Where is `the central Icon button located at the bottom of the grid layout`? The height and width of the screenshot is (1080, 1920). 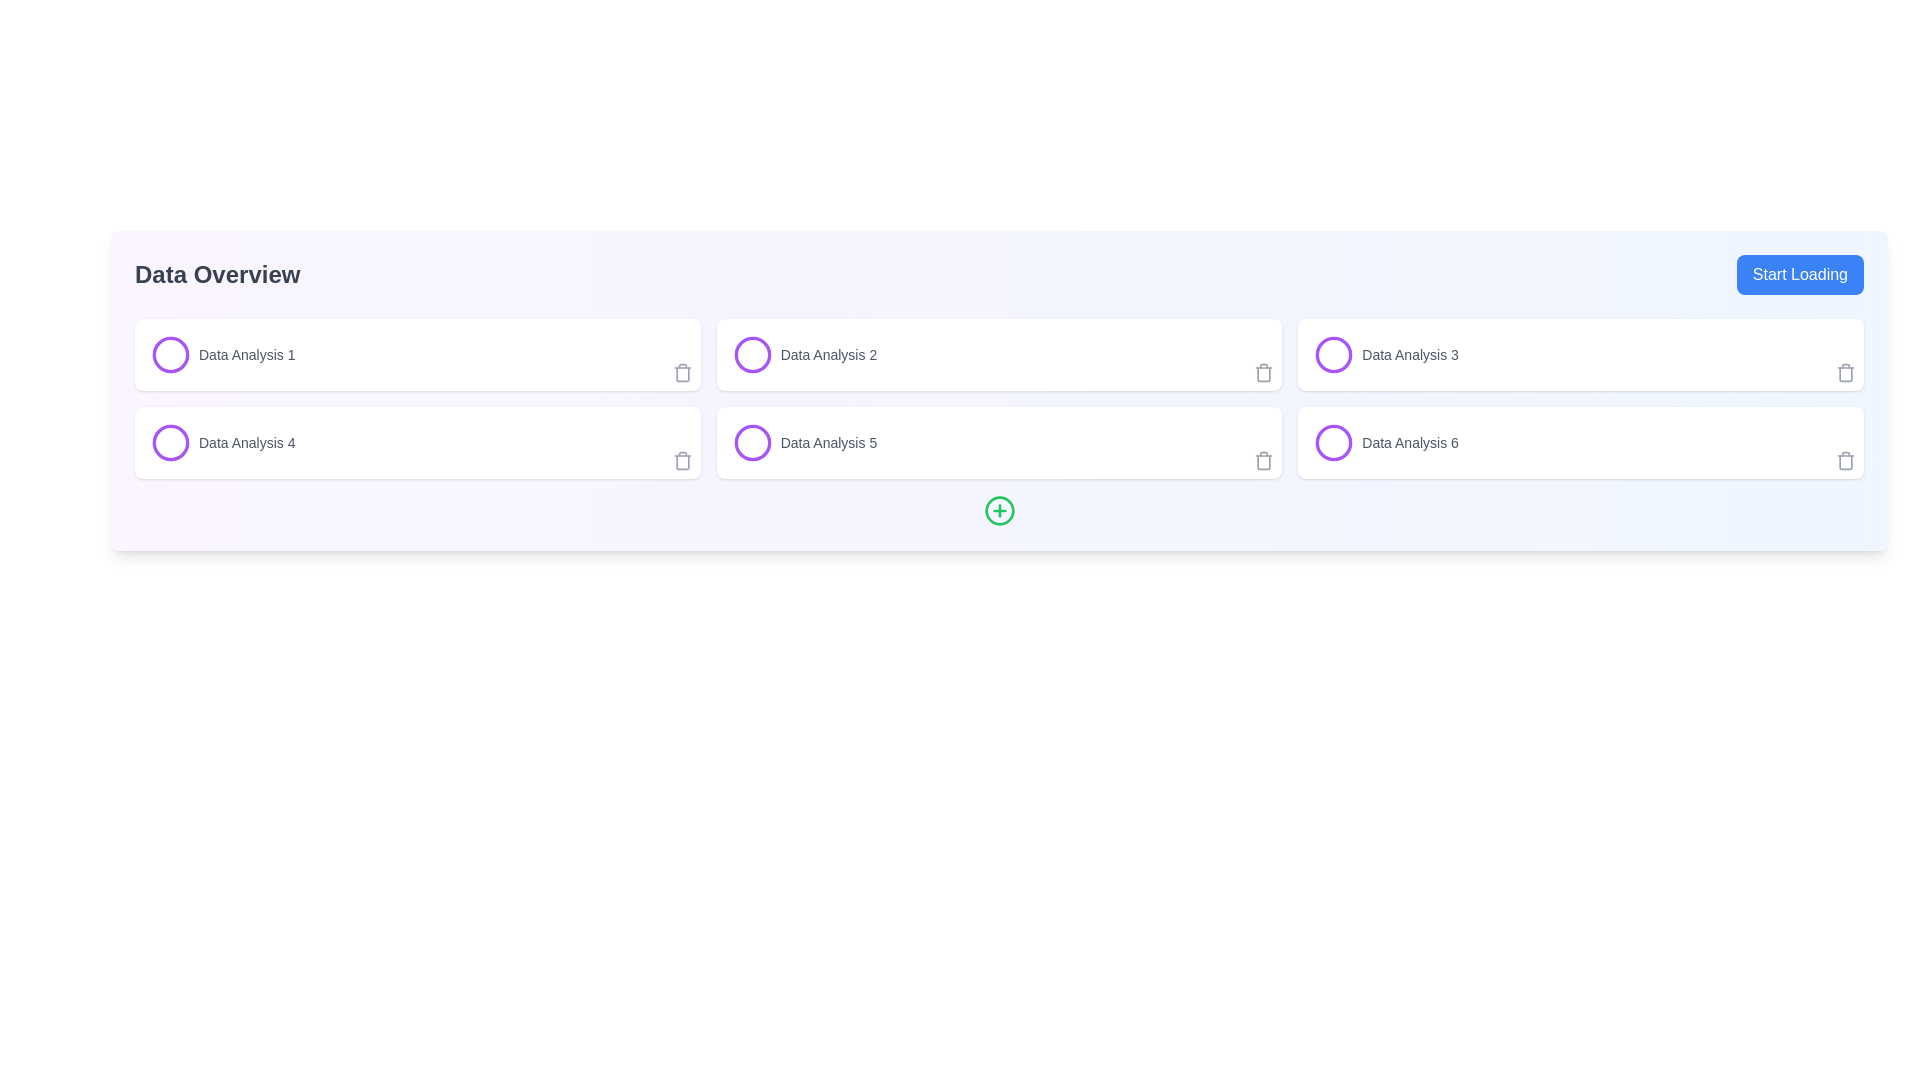
the central Icon button located at the bottom of the grid layout is located at coordinates (999, 509).